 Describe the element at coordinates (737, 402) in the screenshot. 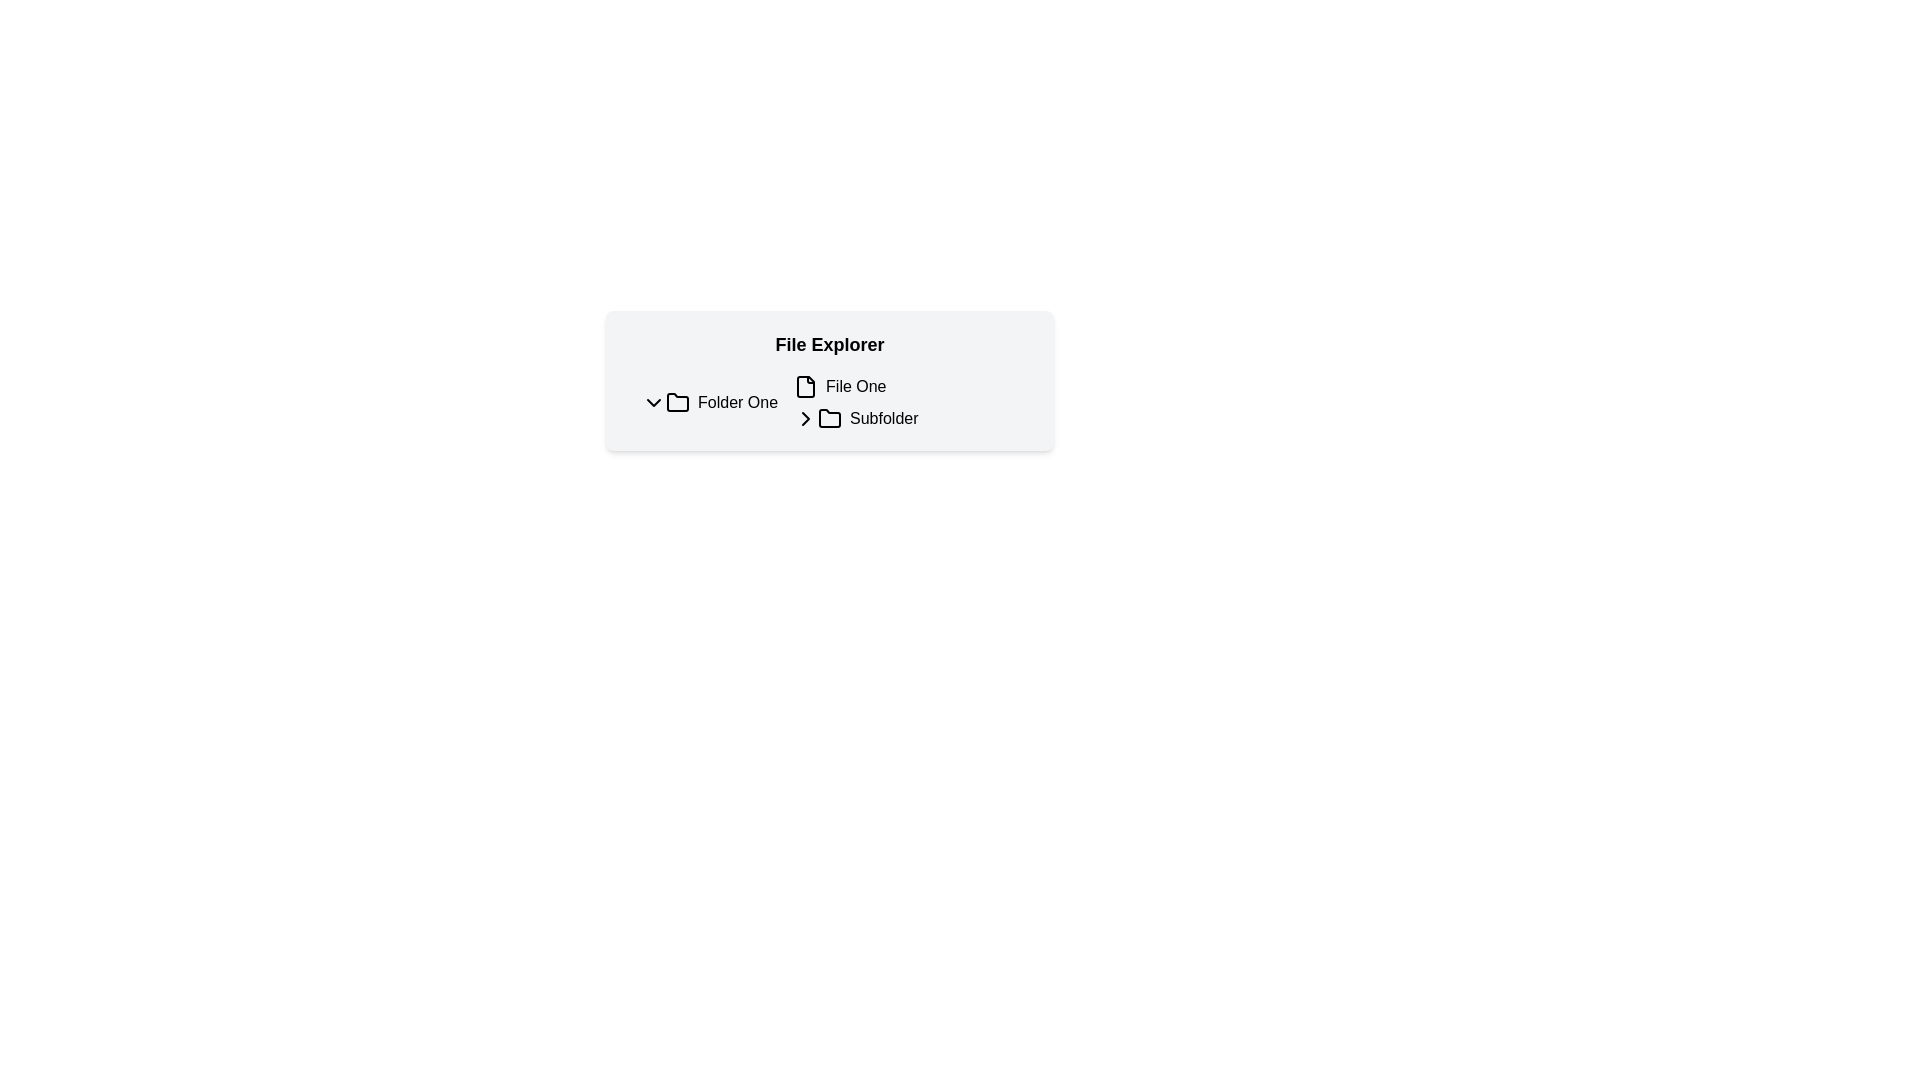

I see `the text label displaying 'Folder One' which is positioned next to a folder icon in a file explorer layout` at that location.